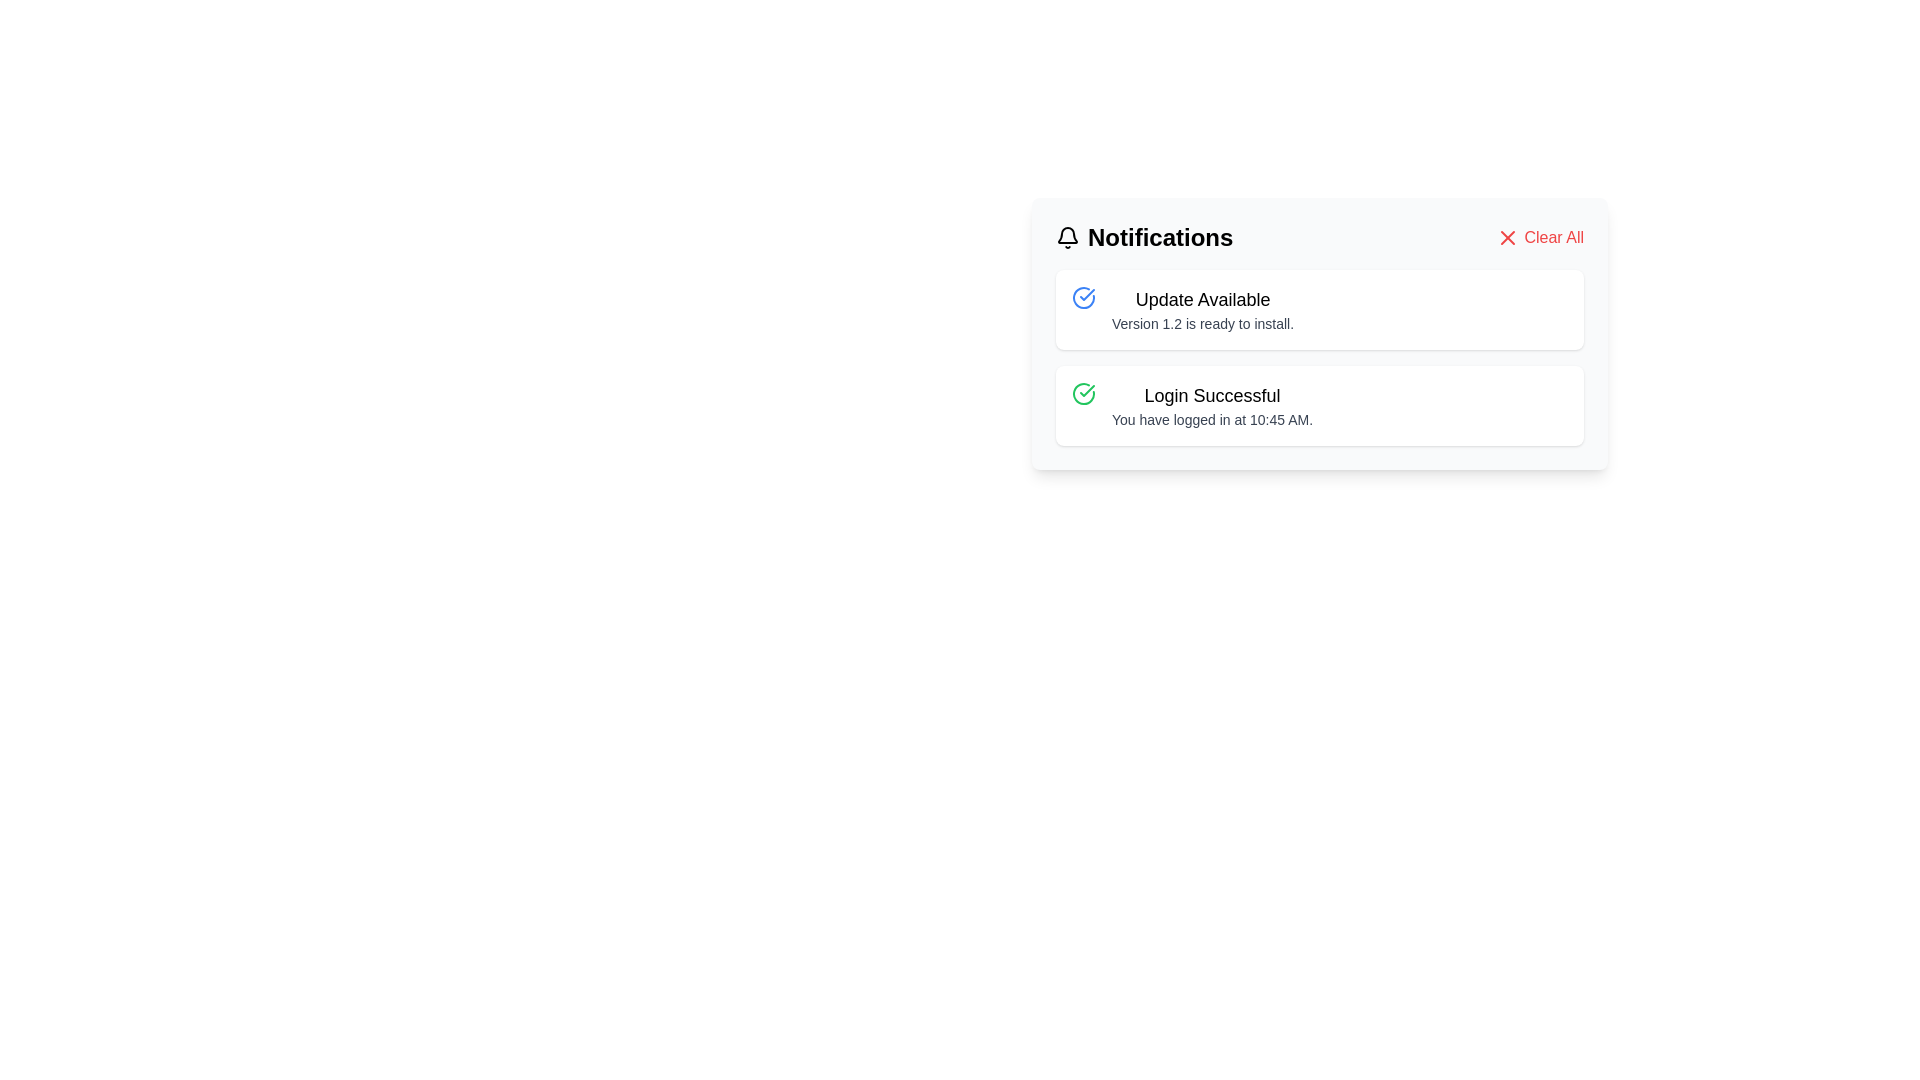 This screenshot has width=1920, height=1080. What do you see at coordinates (1083, 297) in the screenshot?
I see `the blue checkmark icon located in the upper-left corner of the 'Update Available' notification card` at bounding box center [1083, 297].